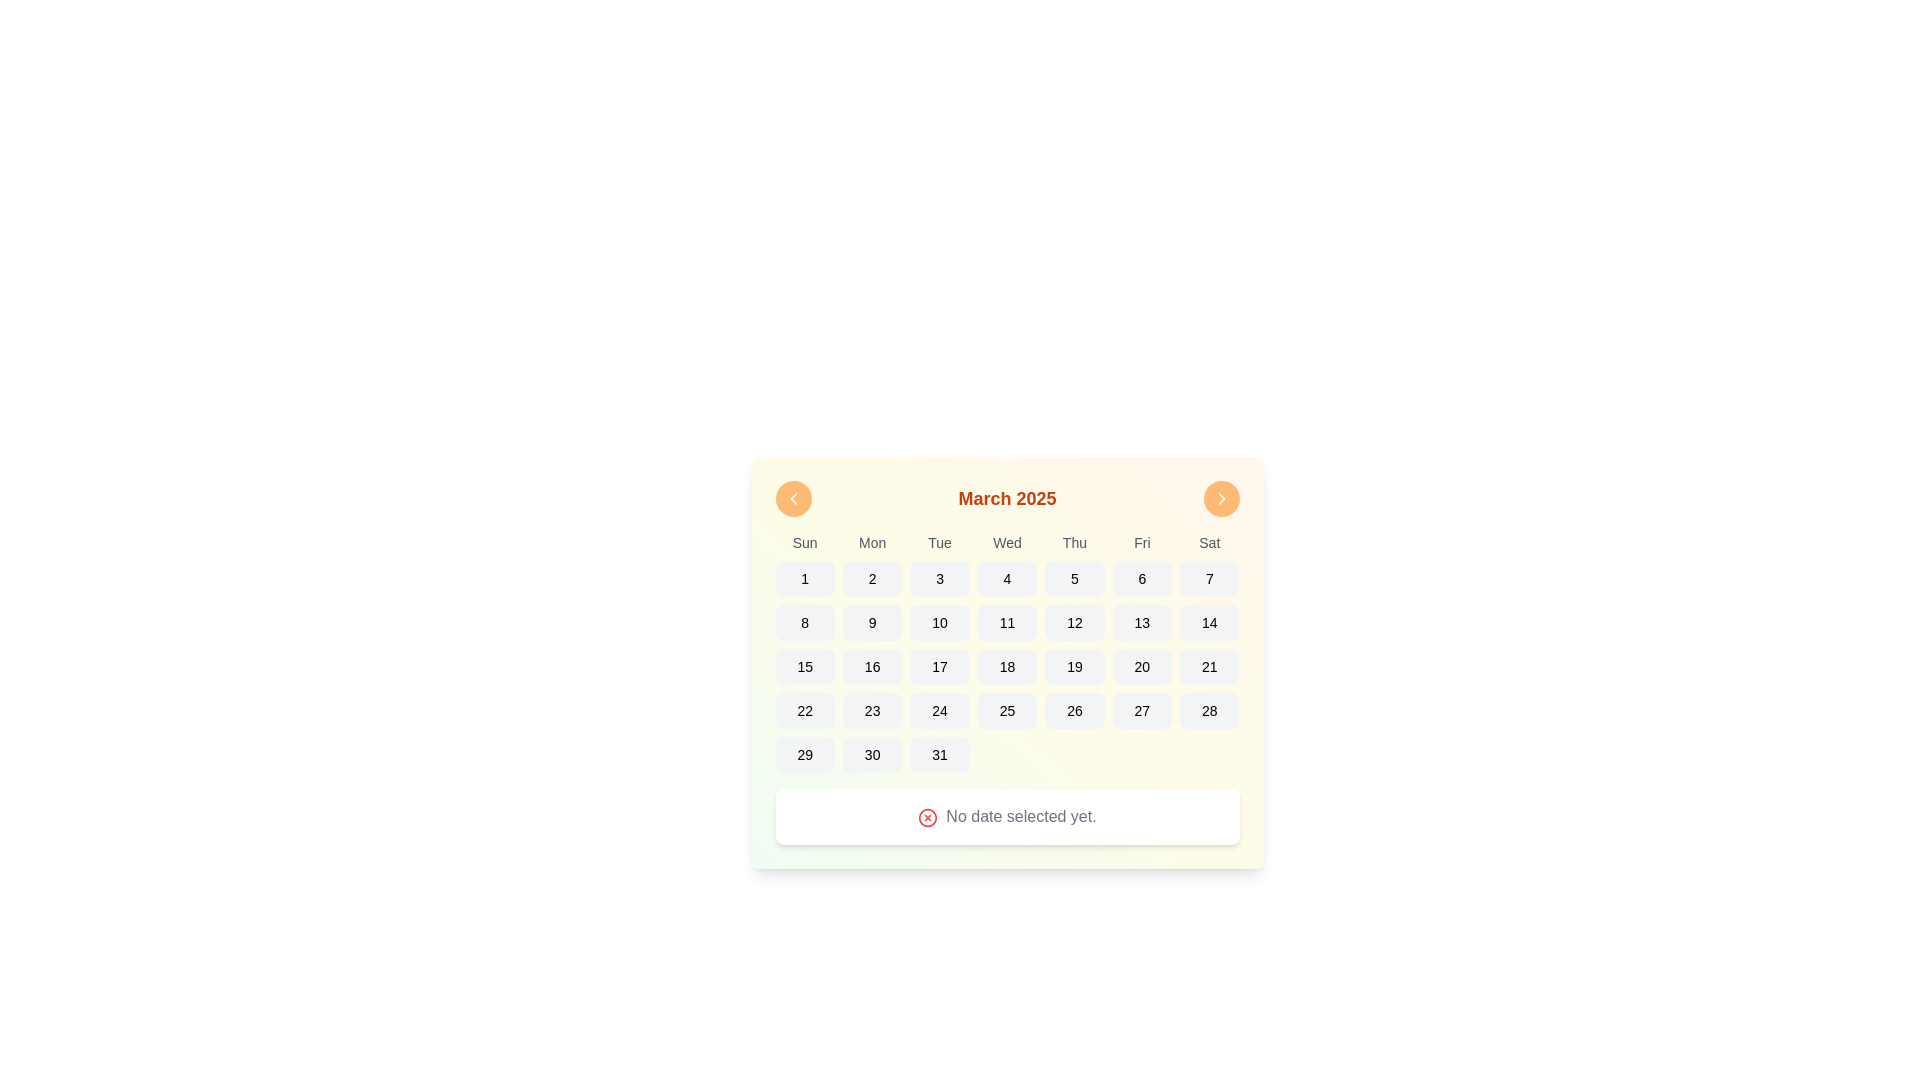 Image resolution: width=1920 pixels, height=1080 pixels. I want to click on the Label displaying 'Sat', which is the last element in the weekday header row of the calendar grid, styled with center alignment and gray color, so click(1208, 543).